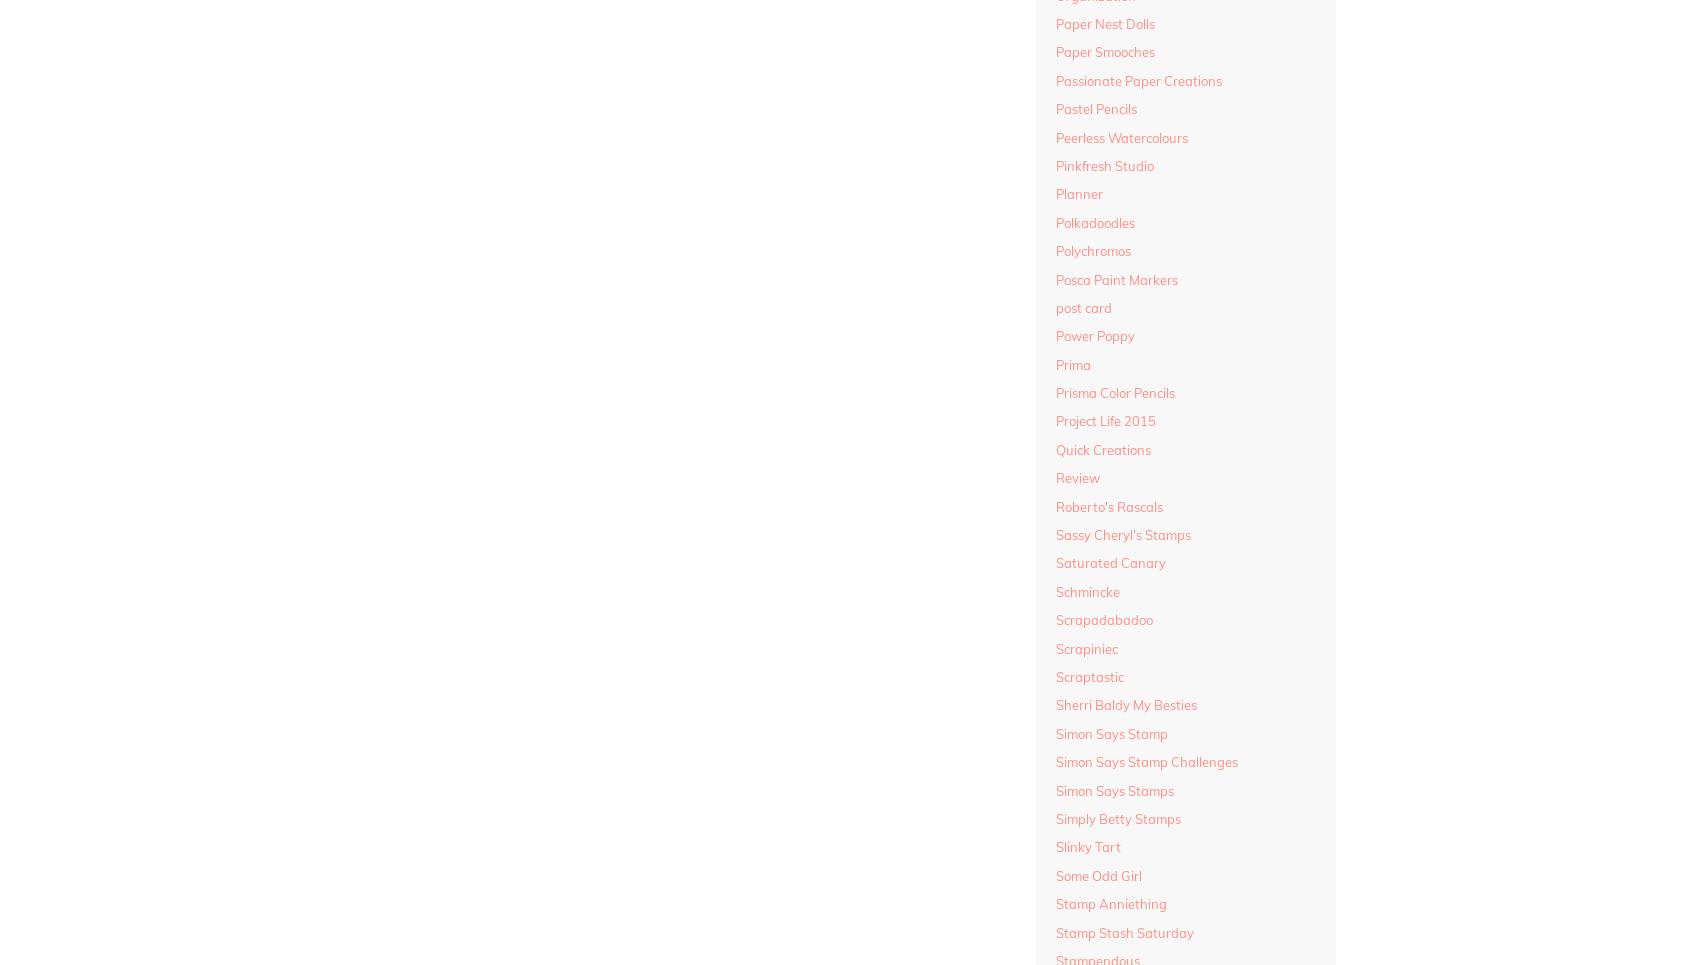 The width and height of the screenshot is (1692, 965). Describe the element at coordinates (1104, 164) in the screenshot. I see `'Pinkfresh Studio'` at that location.